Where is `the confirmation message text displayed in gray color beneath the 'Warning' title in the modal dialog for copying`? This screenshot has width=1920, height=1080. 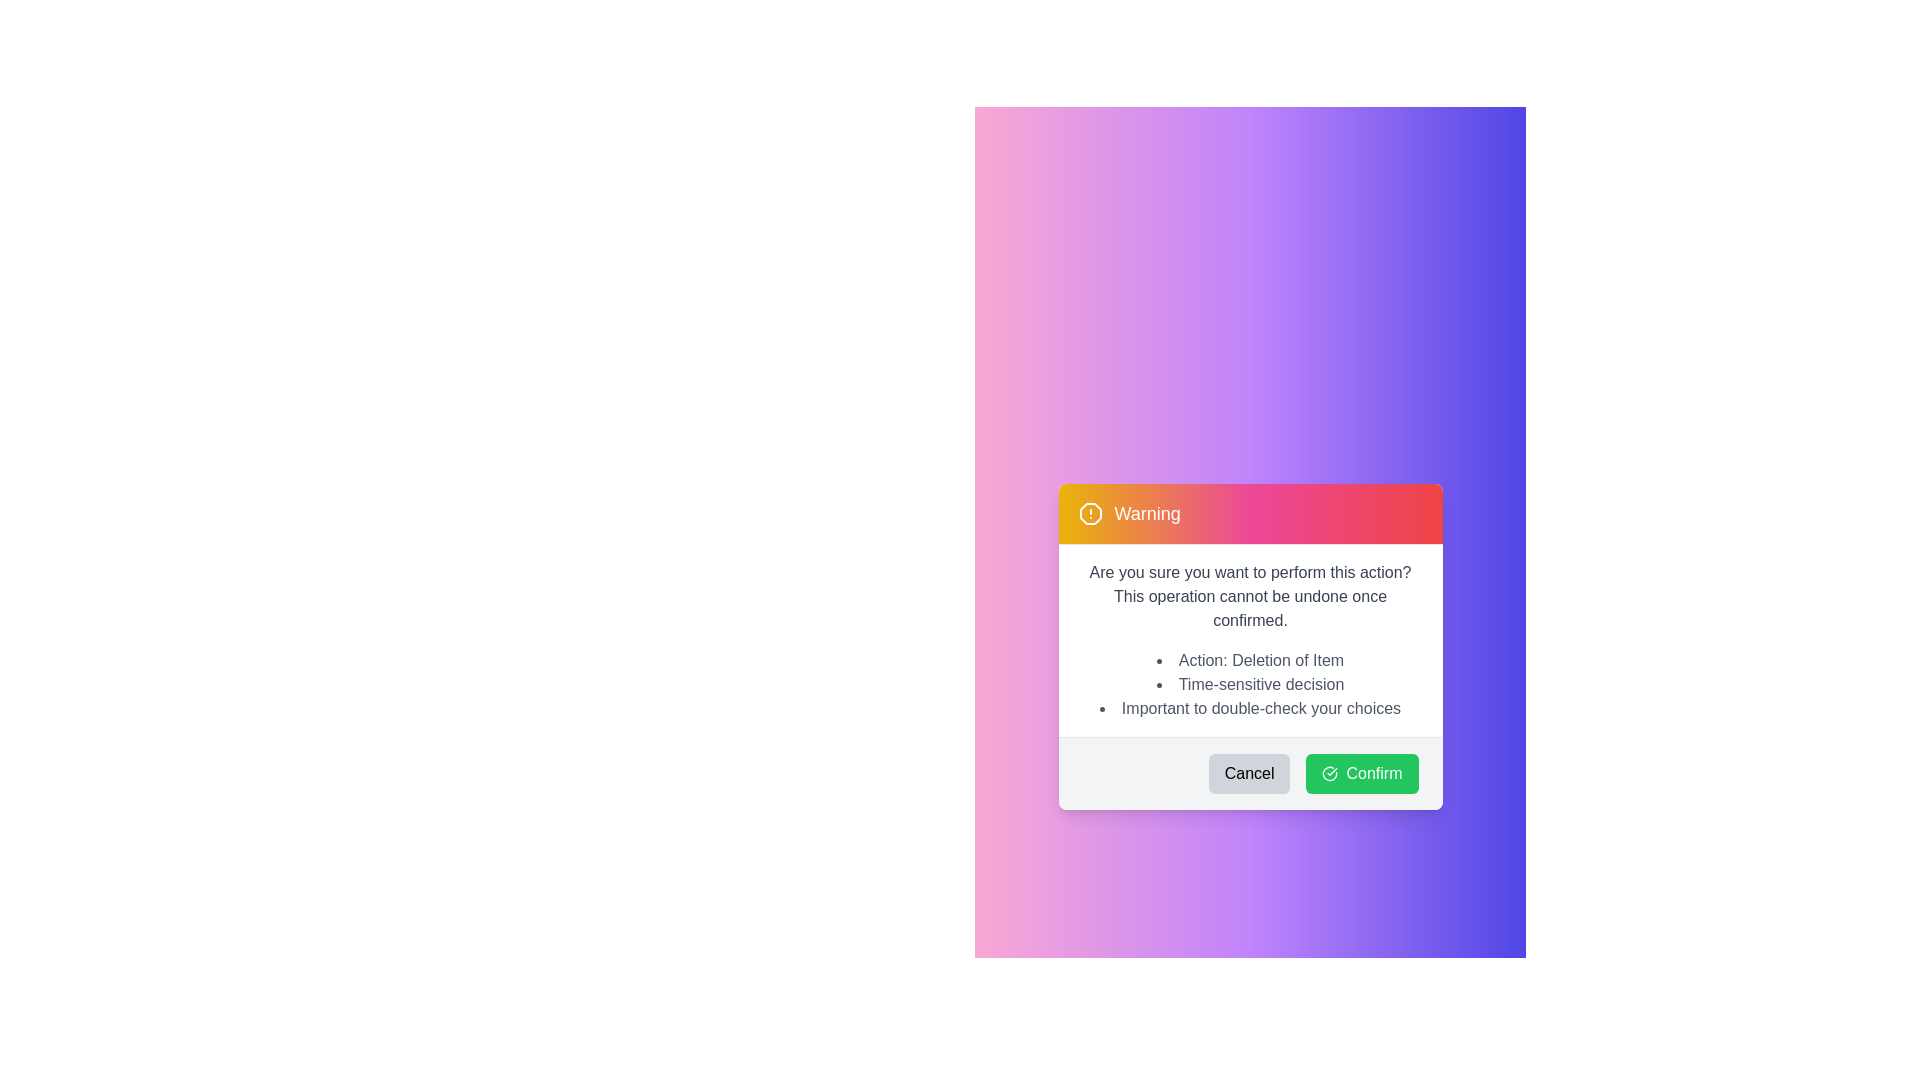
the confirmation message text displayed in gray color beneath the 'Warning' title in the modal dialog for copying is located at coordinates (1249, 596).